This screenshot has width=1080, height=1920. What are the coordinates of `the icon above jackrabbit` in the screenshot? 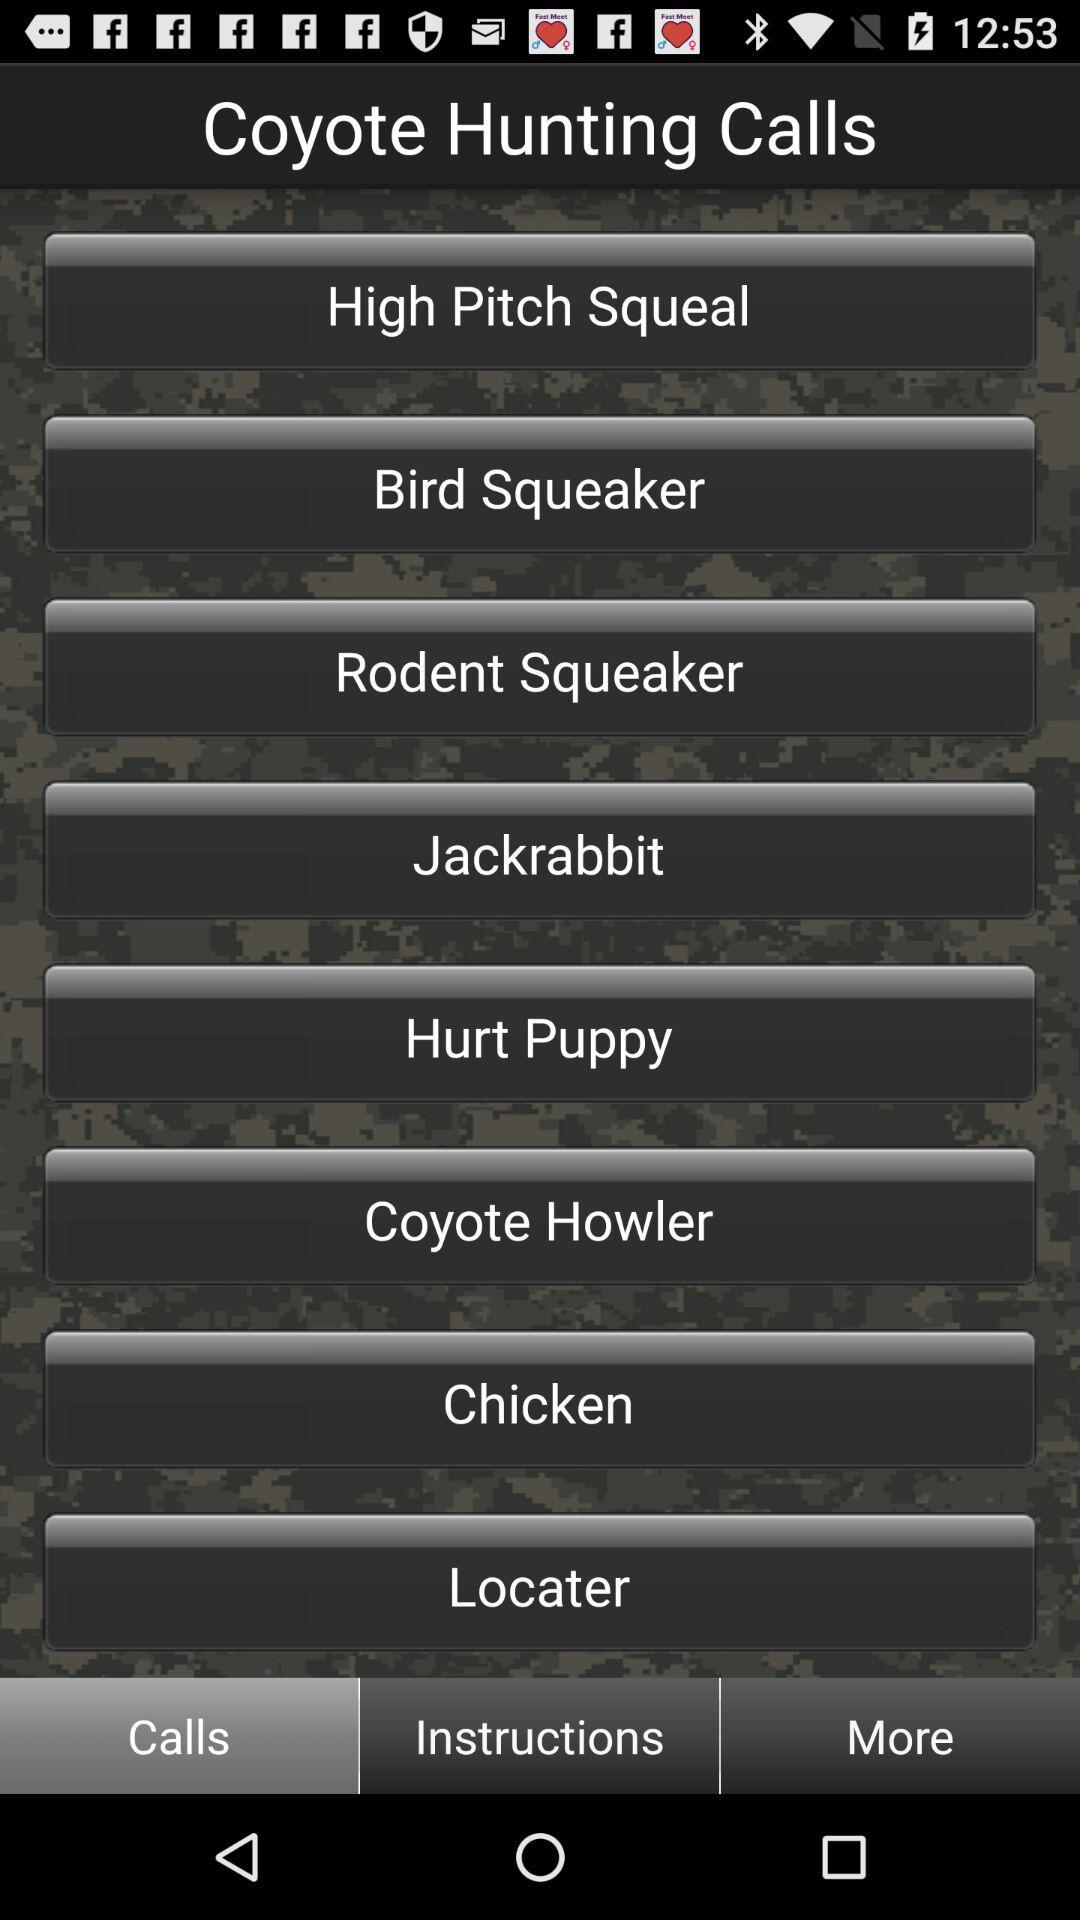 It's located at (540, 667).